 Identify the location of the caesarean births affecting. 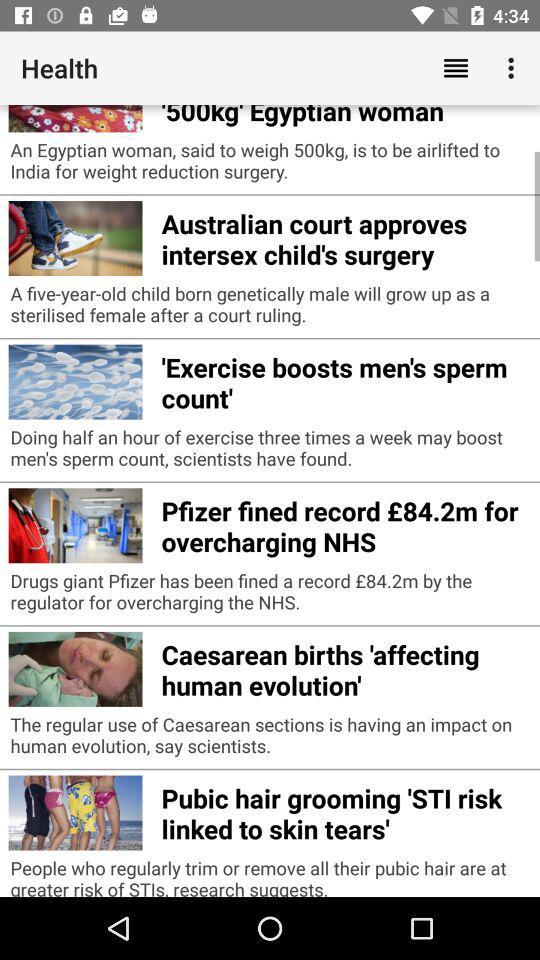
(344, 667).